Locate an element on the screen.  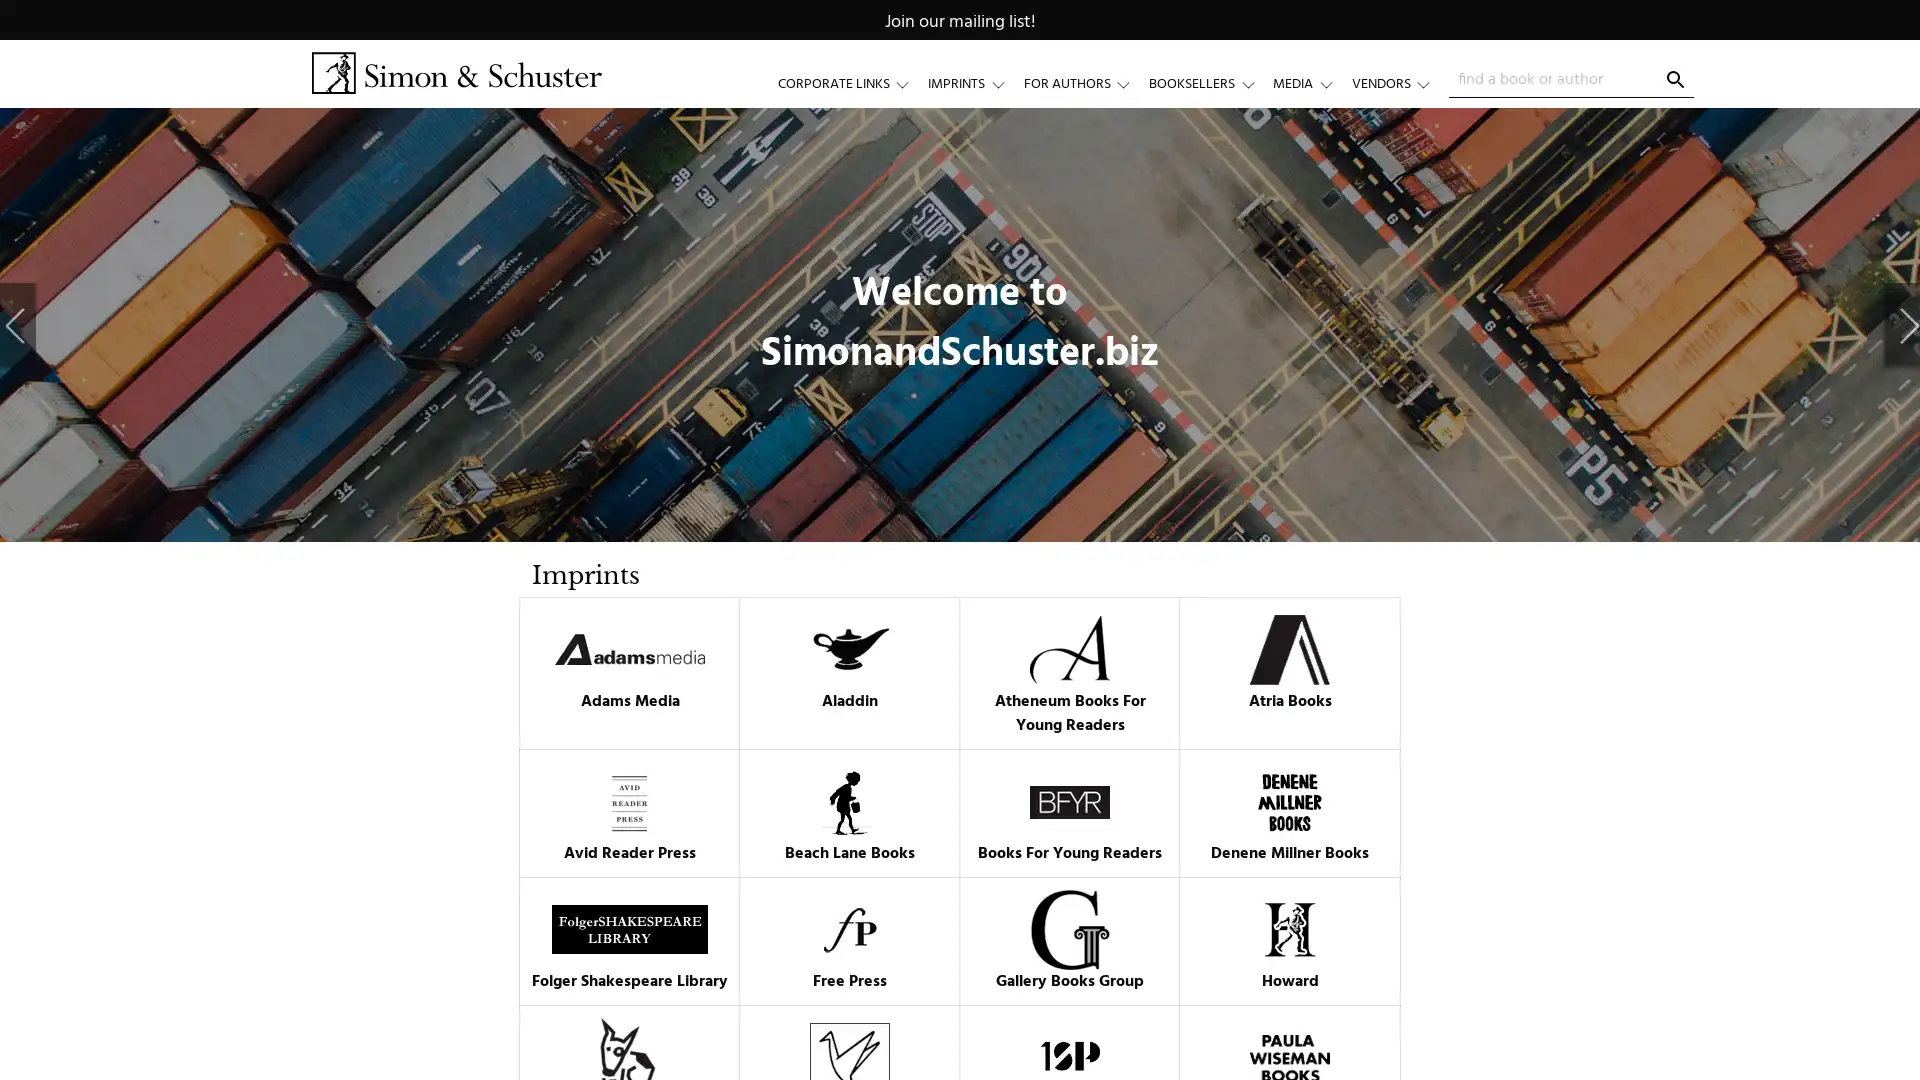
FOR AUTHORS is located at coordinates (1084, 83).